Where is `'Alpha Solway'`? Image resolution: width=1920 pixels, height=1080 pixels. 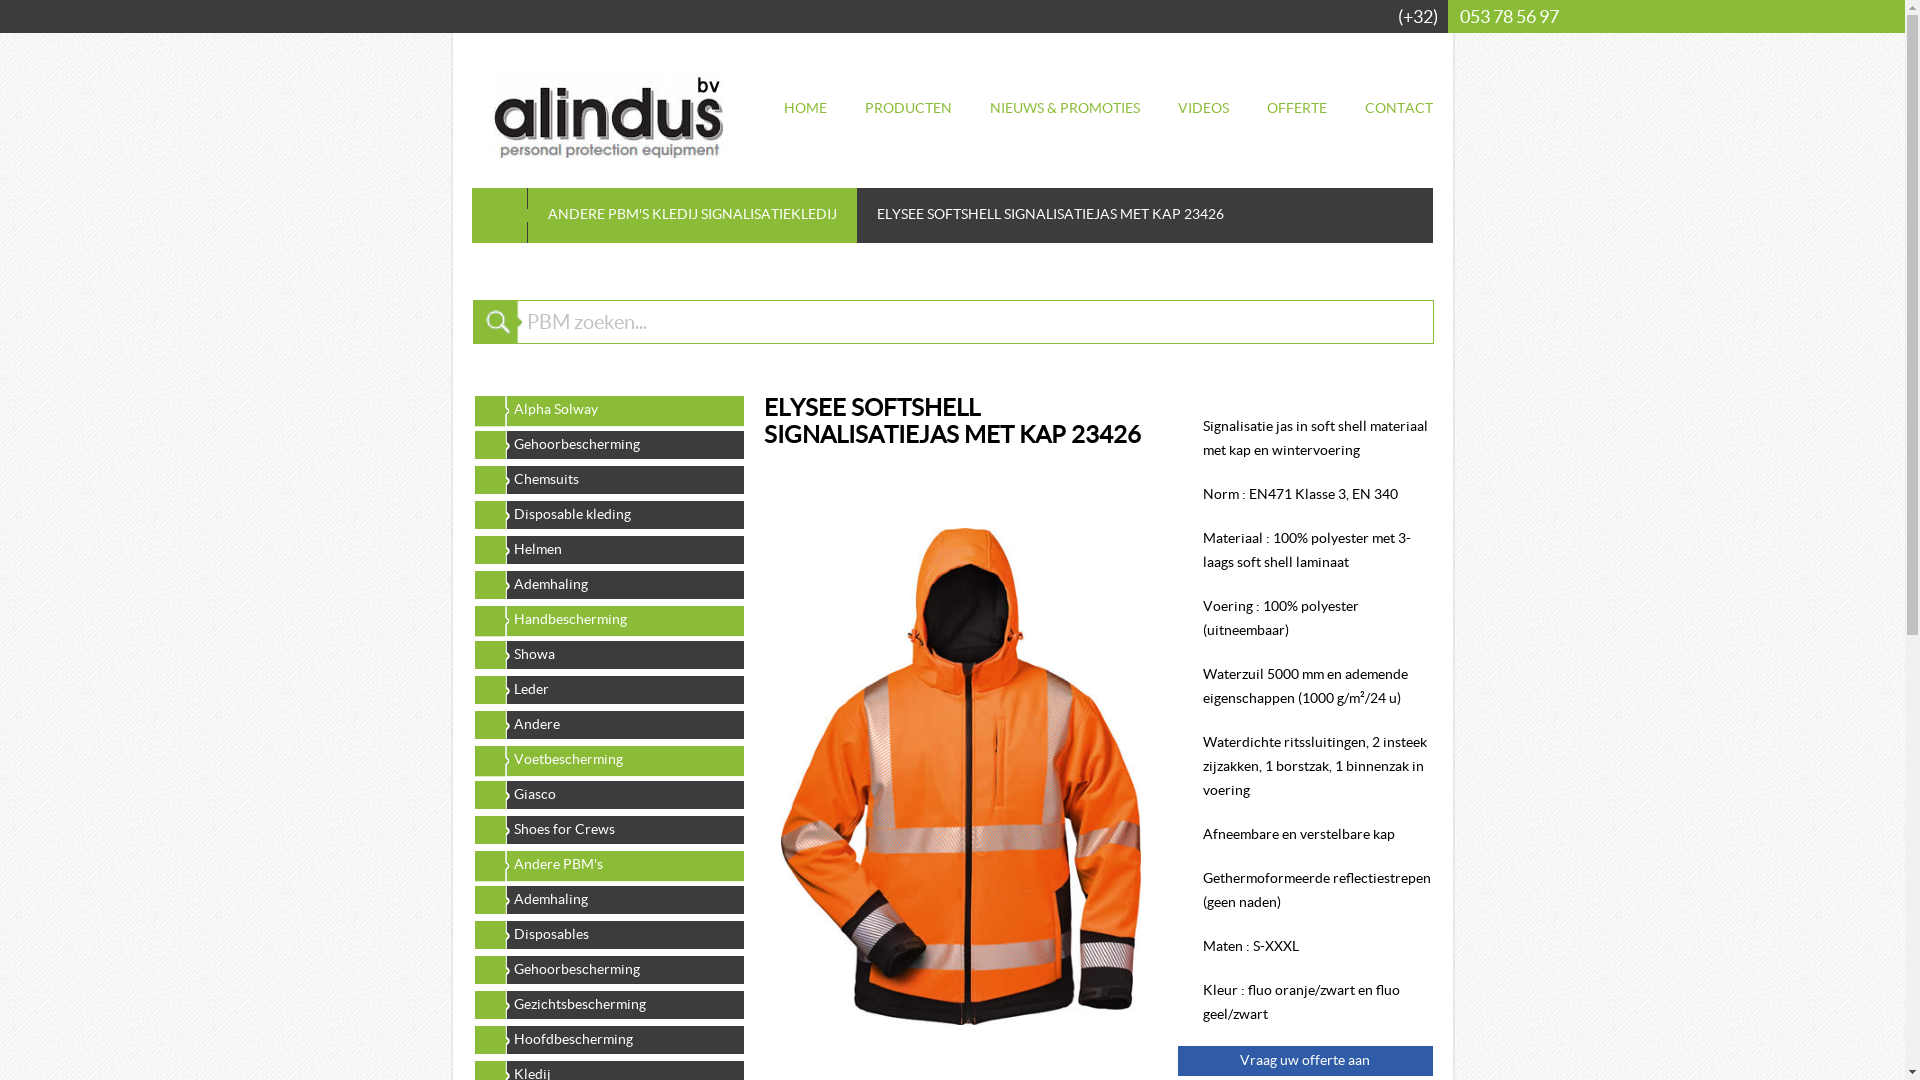 'Alpha Solway' is located at coordinates (606, 407).